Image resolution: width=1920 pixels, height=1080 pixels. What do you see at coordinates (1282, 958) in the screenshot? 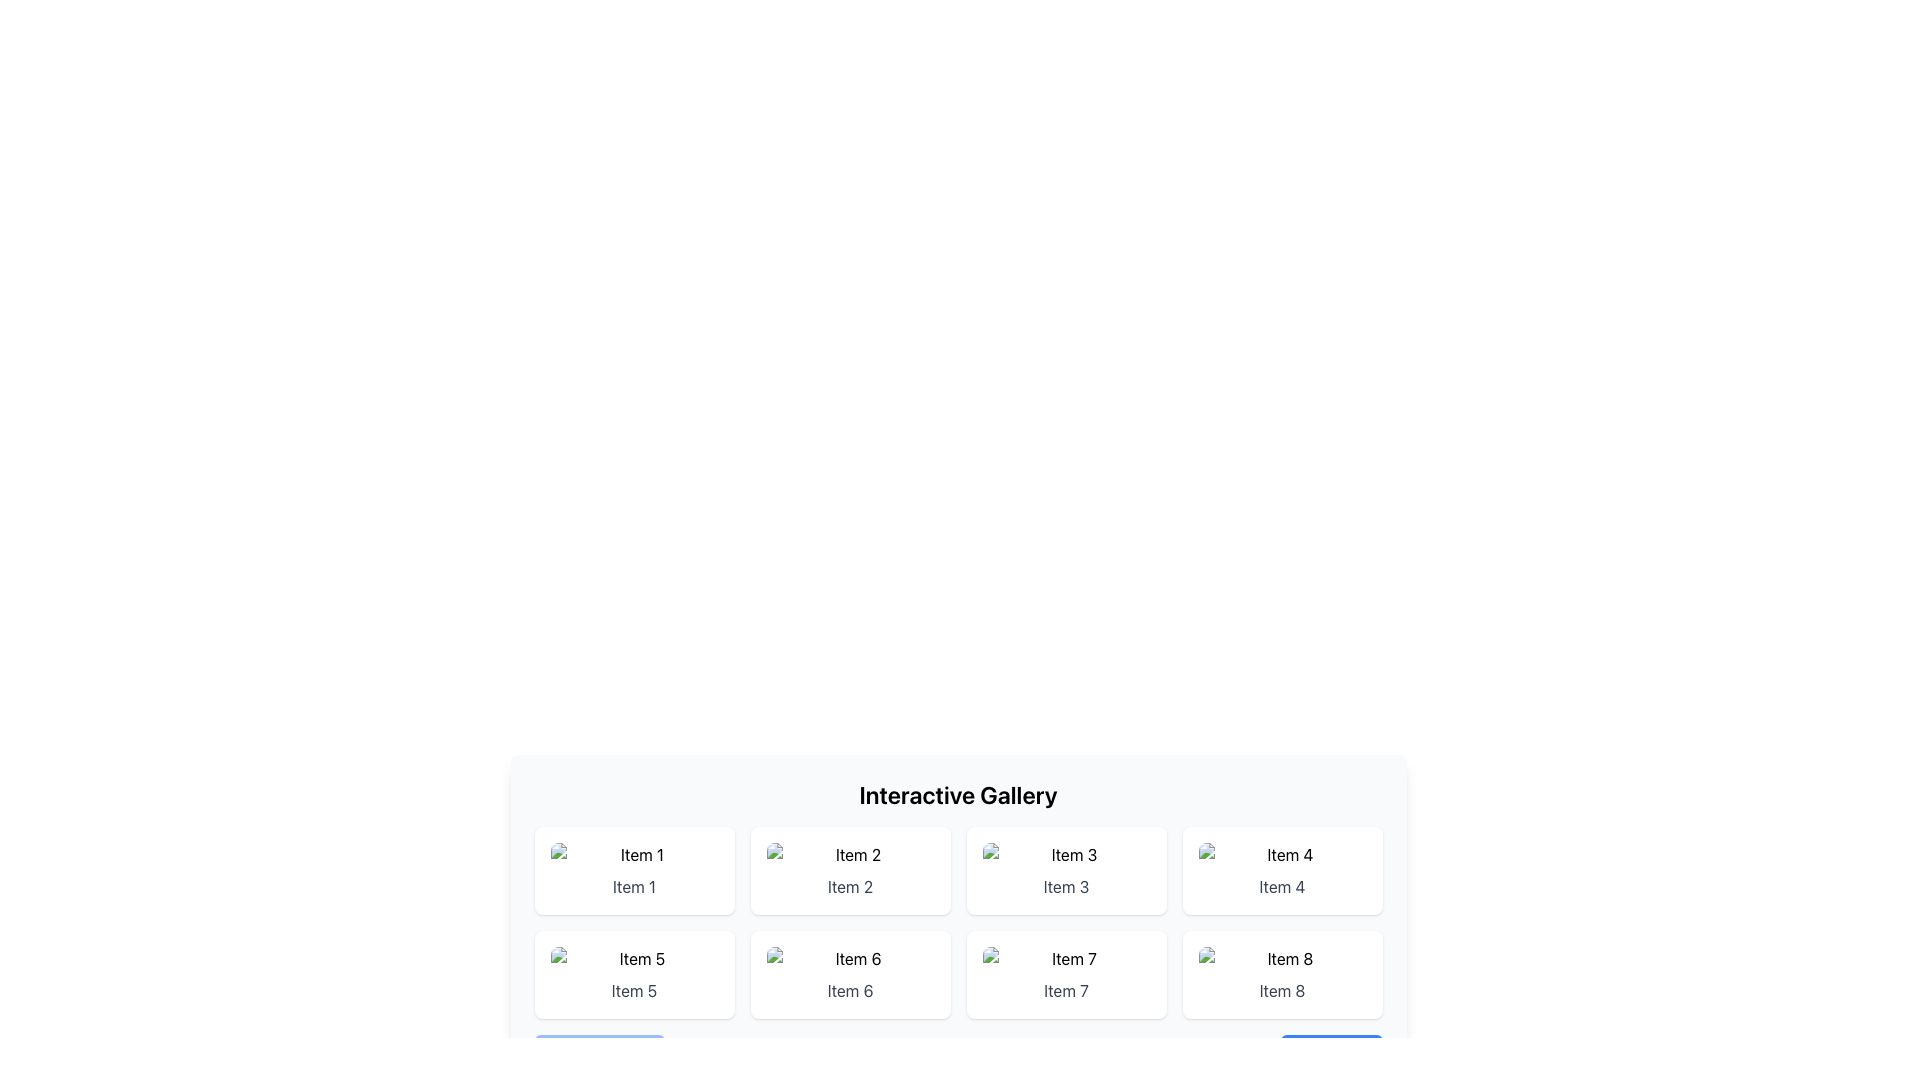
I see `the image representing 'Item 8' located in the bottom-right corner of the gallery layout` at bounding box center [1282, 958].